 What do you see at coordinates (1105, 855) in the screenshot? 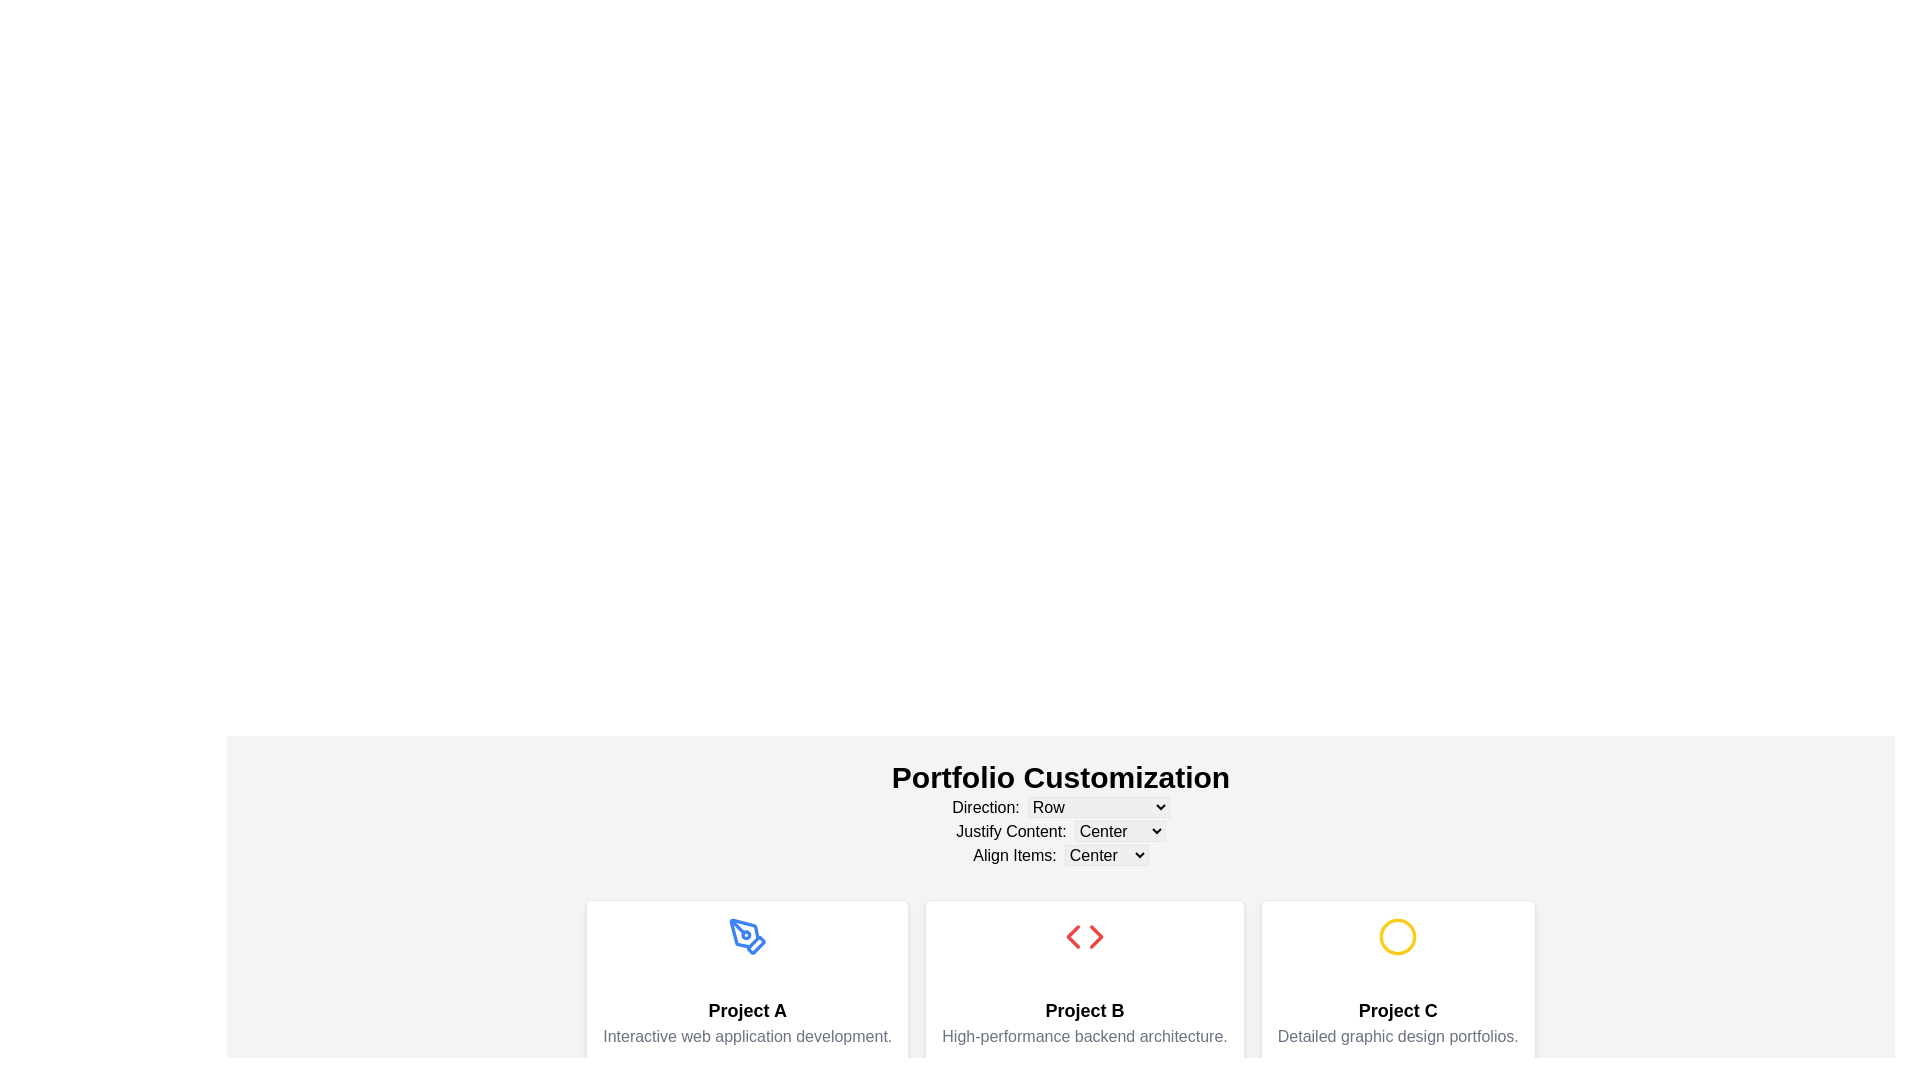
I see `the 'StretchCenterBaseline' dropdown menu, which is part of the 'Align Items' configuration row in the settings interface` at bounding box center [1105, 855].